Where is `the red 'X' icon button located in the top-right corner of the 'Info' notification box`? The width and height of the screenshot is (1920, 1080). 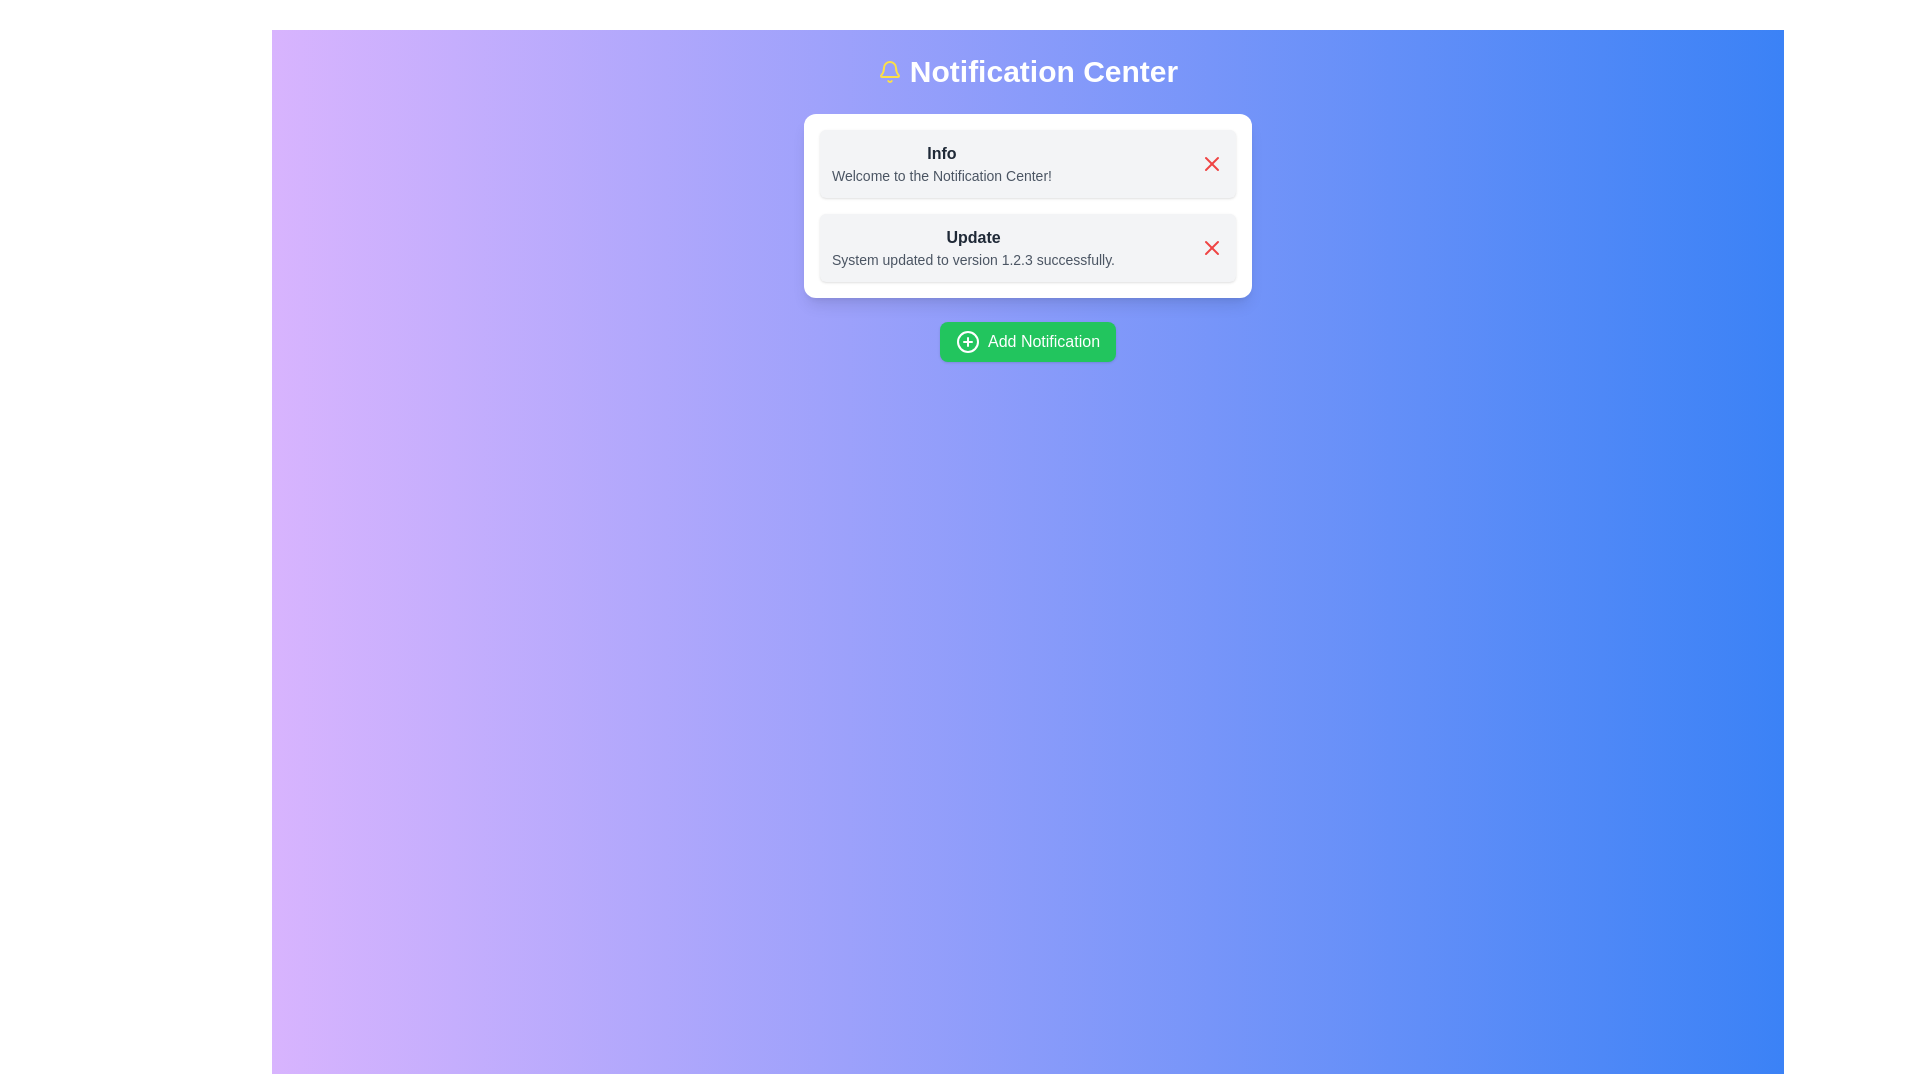 the red 'X' icon button located in the top-right corner of the 'Info' notification box is located at coordinates (1210, 163).